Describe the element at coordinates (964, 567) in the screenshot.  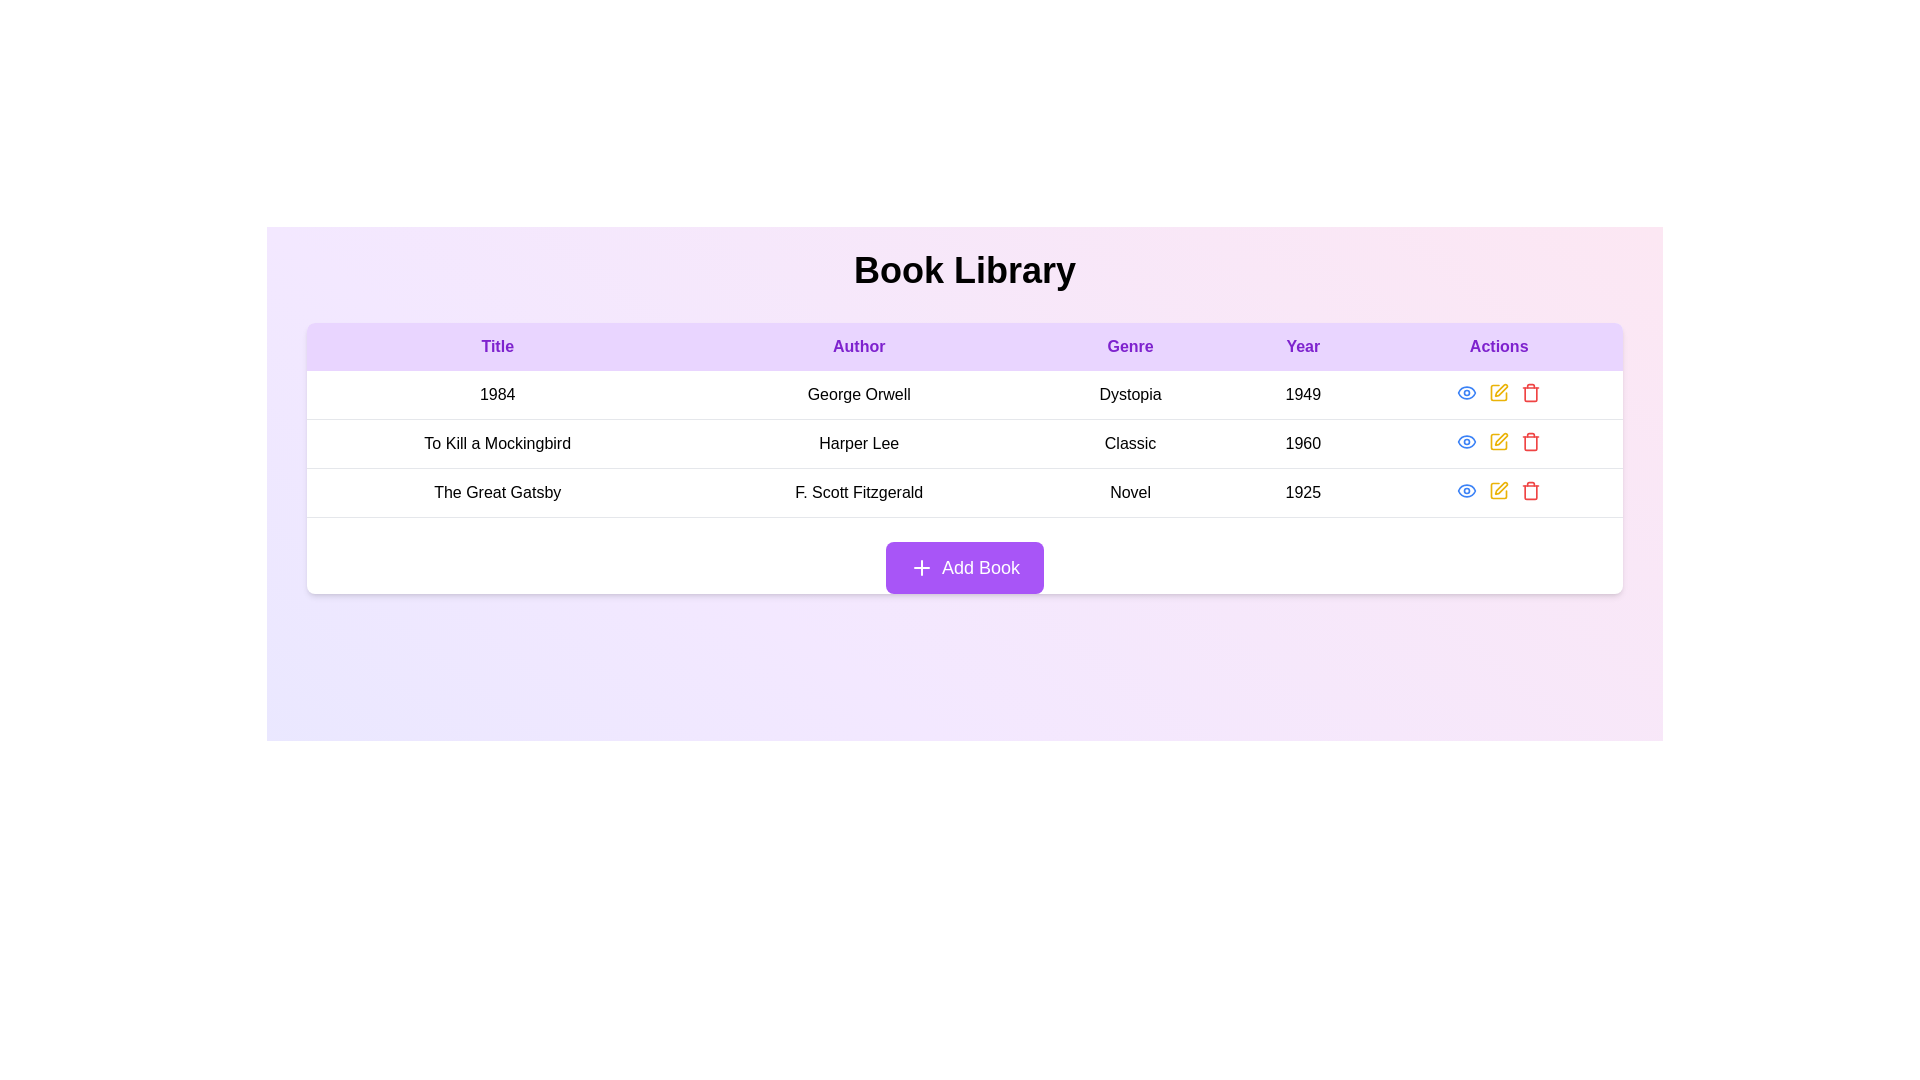
I see `the button designed to add a new book entry to the library` at that location.